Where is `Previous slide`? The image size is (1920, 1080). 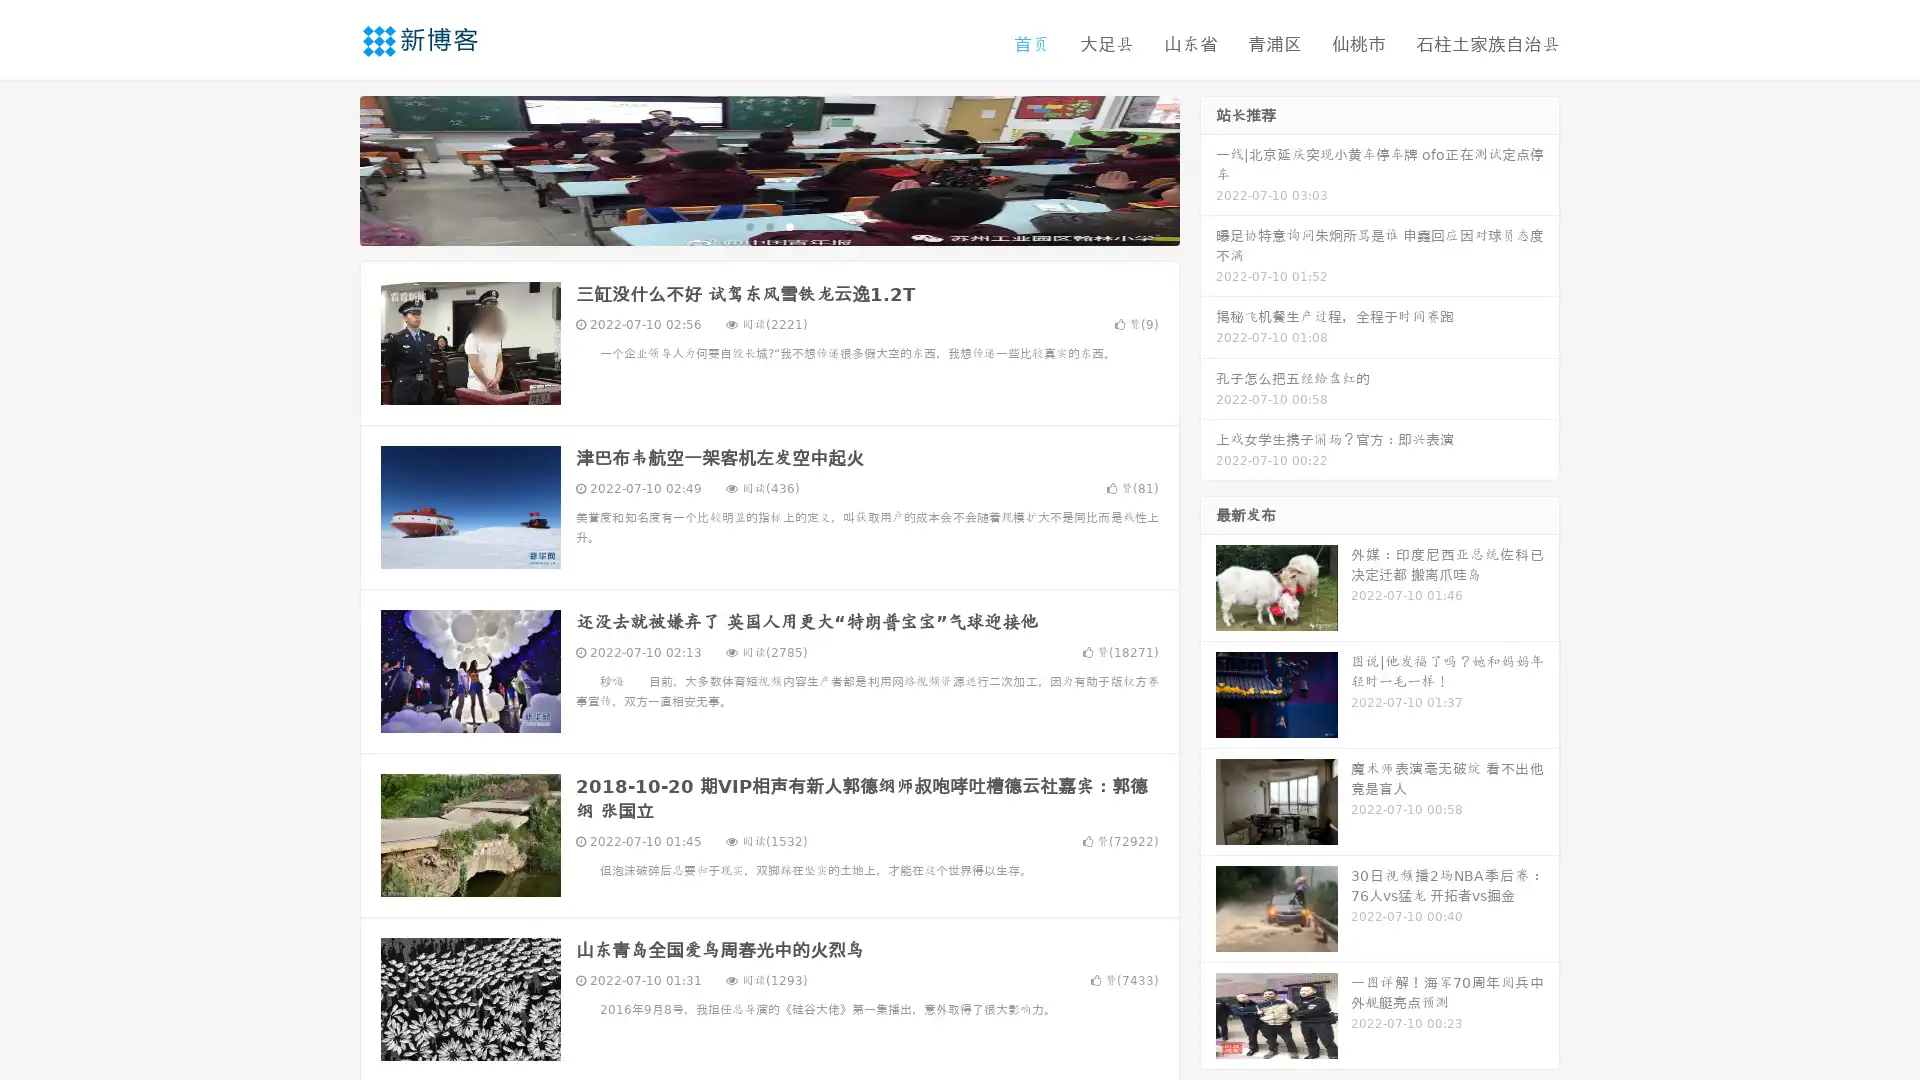
Previous slide is located at coordinates (330, 168).